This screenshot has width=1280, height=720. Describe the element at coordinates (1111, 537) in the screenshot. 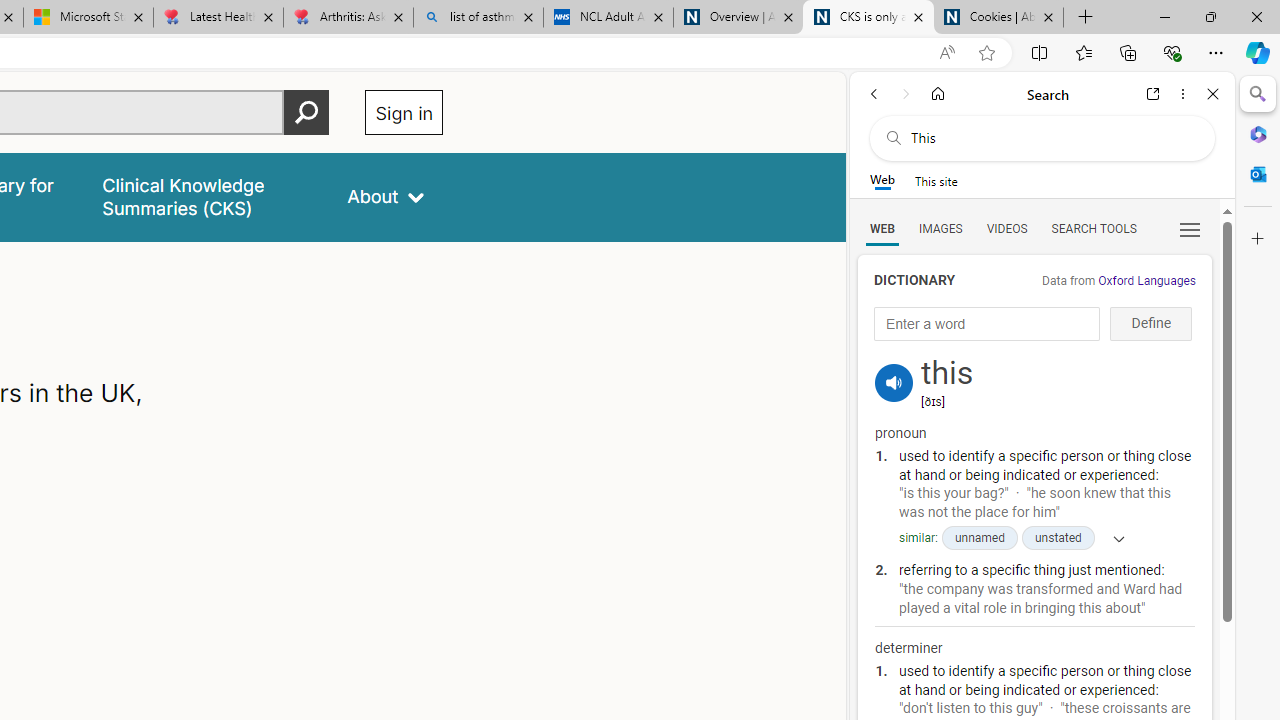

I see `'Show more'` at that location.